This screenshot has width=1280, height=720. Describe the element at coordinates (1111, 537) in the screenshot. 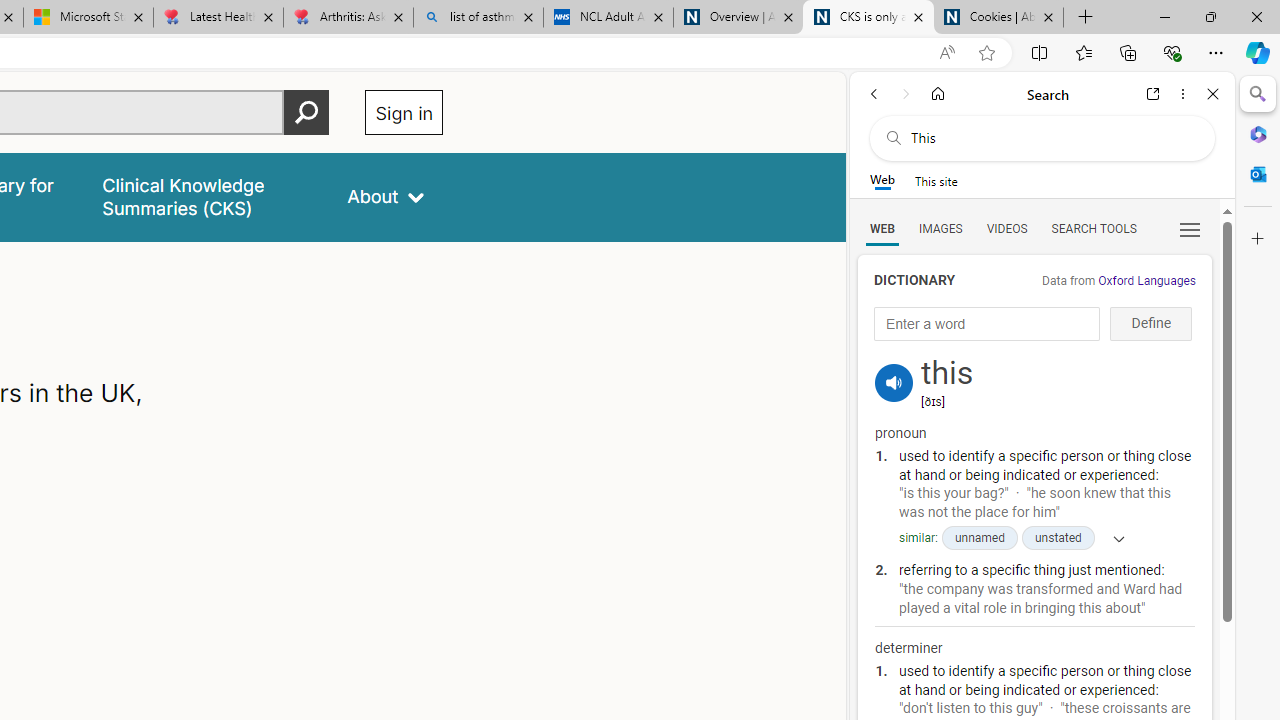

I see `'Show more'` at that location.